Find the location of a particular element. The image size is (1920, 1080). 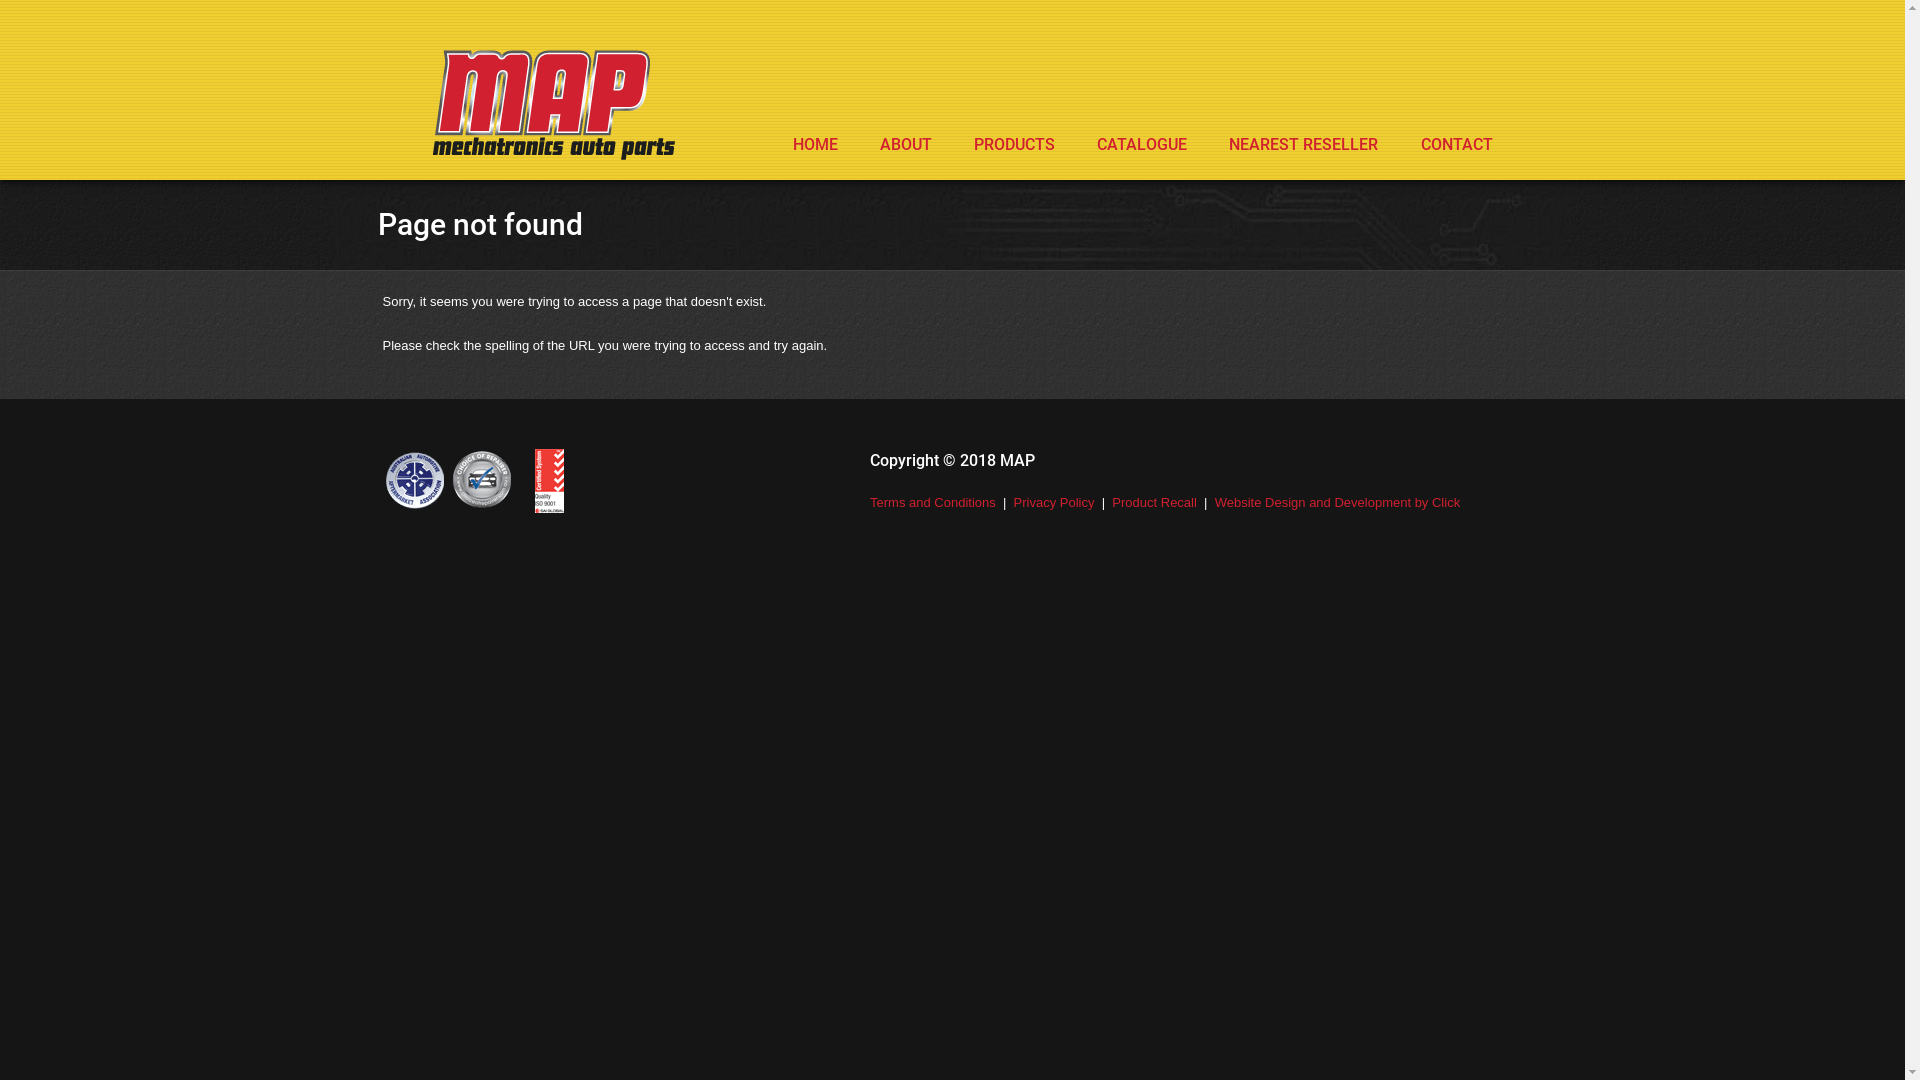

'Choice of Repairer' is located at coordinates (481, 481).